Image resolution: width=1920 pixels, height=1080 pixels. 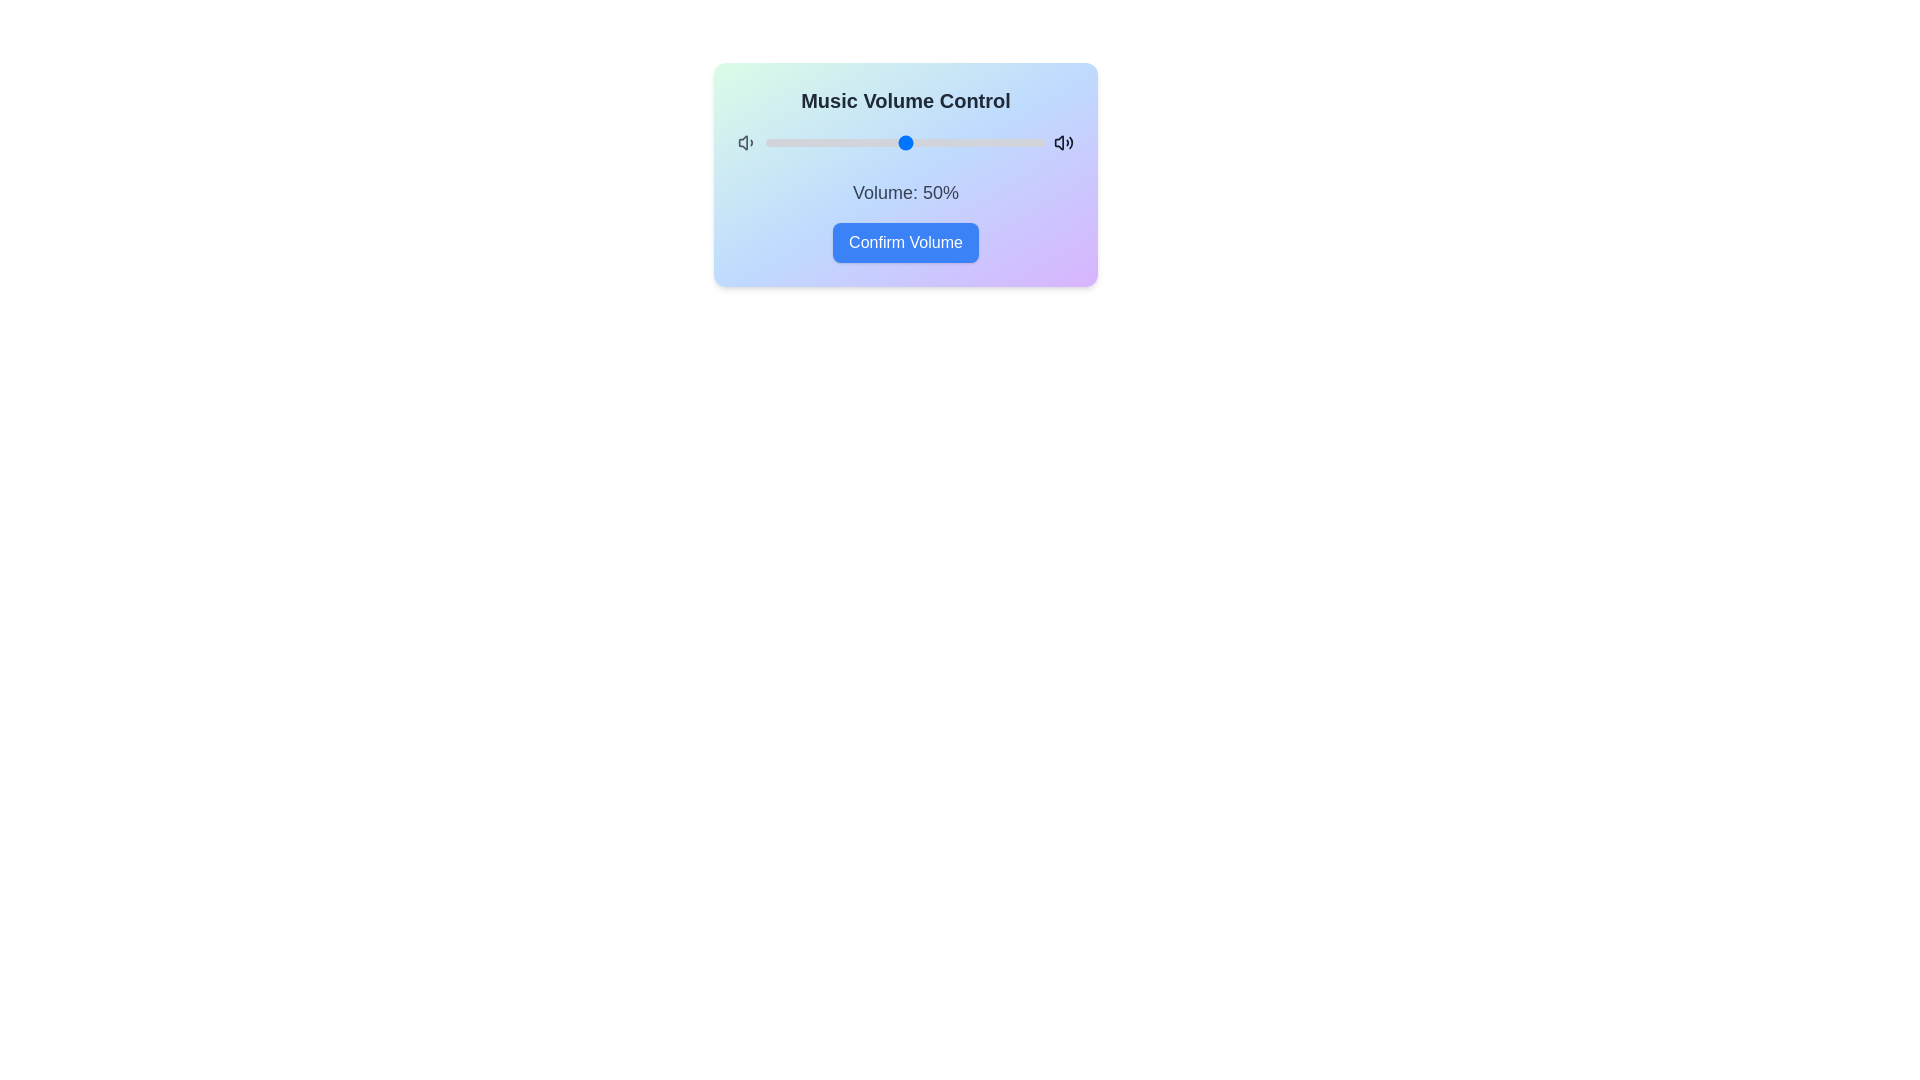 I want to click on the volume slider to set the volume to 79%, so click(x=987, y=141).